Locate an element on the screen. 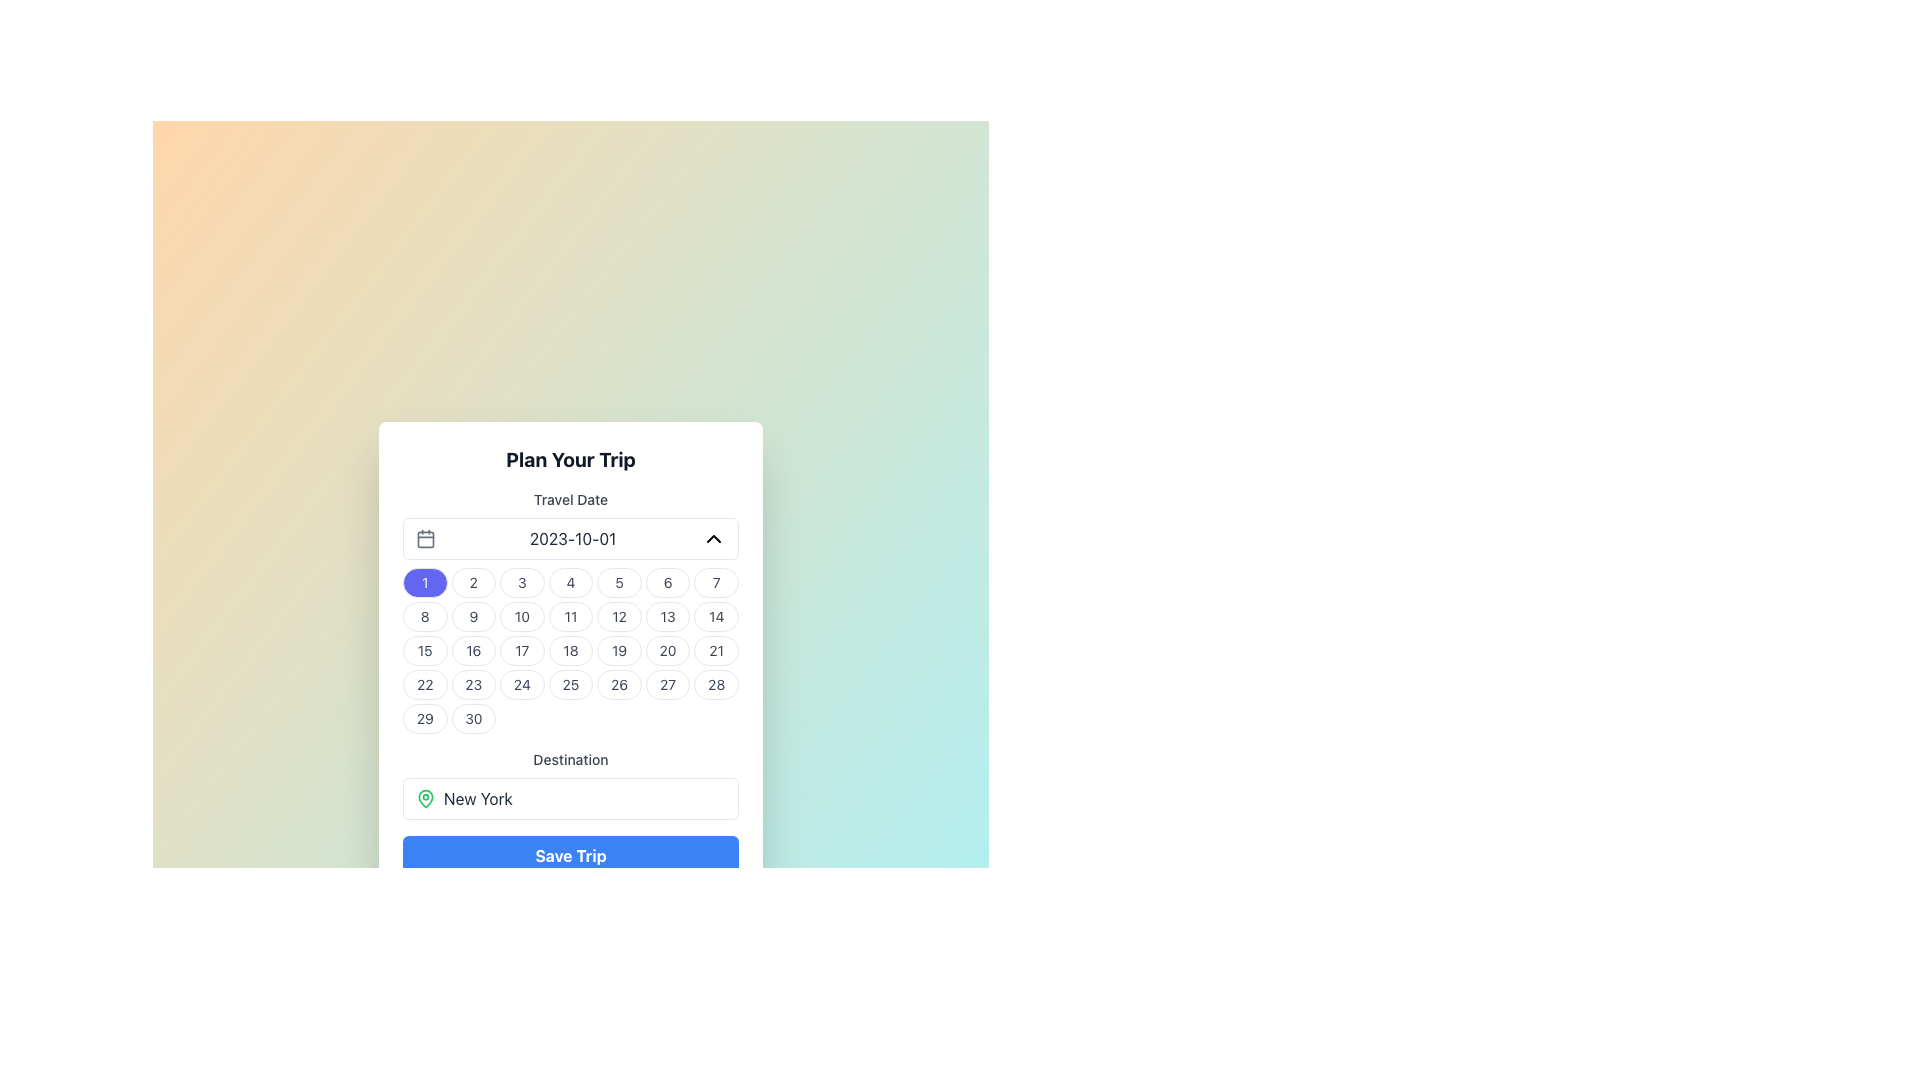 This screenshot has width=1920, height=1080. the selectable calendar date button for the 27th slot in the calendar grid to set the date is located at coordinates (667, 684).